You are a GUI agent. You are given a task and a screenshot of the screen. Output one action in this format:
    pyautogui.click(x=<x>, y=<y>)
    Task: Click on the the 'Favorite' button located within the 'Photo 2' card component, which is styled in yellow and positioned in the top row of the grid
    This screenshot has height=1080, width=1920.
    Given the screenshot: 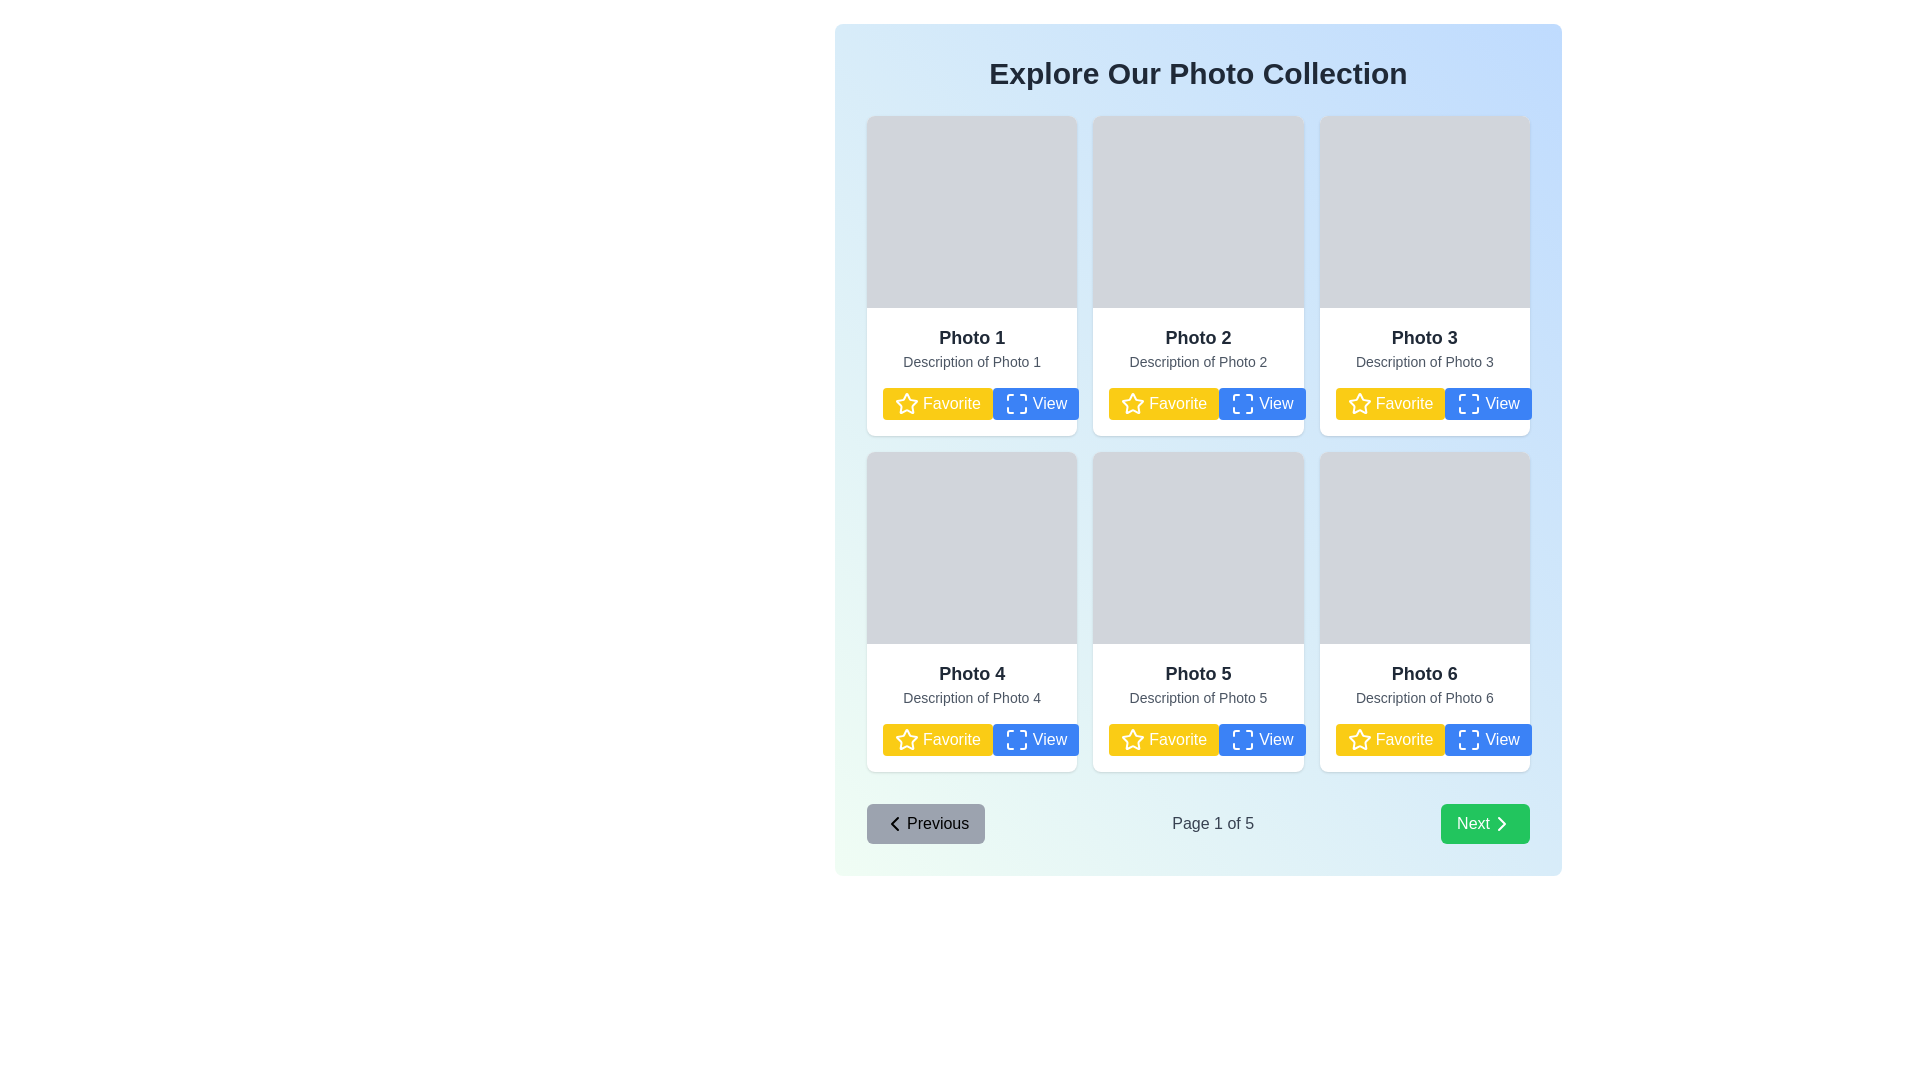 What is the action you would take?
    pyautogui.click(x=1198, y=371)
    